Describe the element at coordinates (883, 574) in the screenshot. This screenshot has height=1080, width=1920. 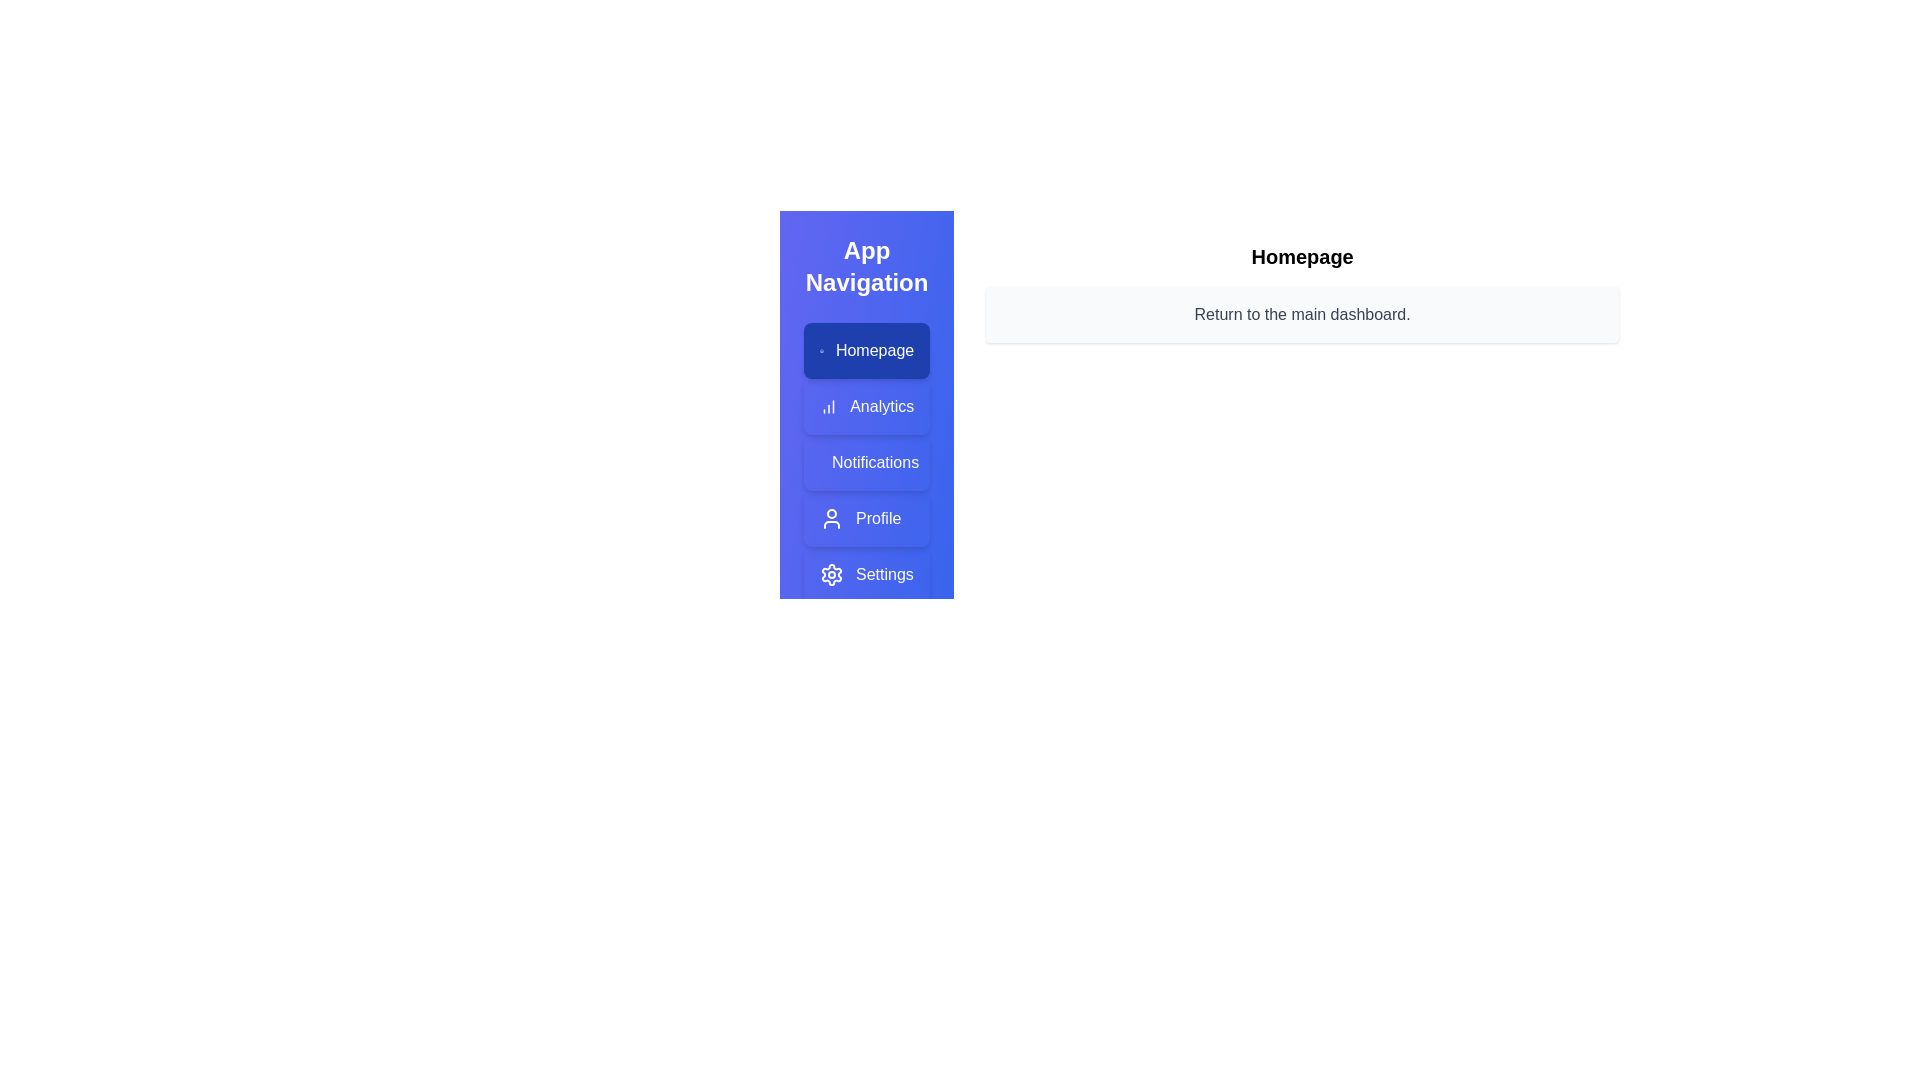
I see `text label for the 'Settings' section located in the vertical navigation menu on the left sidebar, which is positioned at the bottom of the menu items and directly to the right of a gear icon` at that location.